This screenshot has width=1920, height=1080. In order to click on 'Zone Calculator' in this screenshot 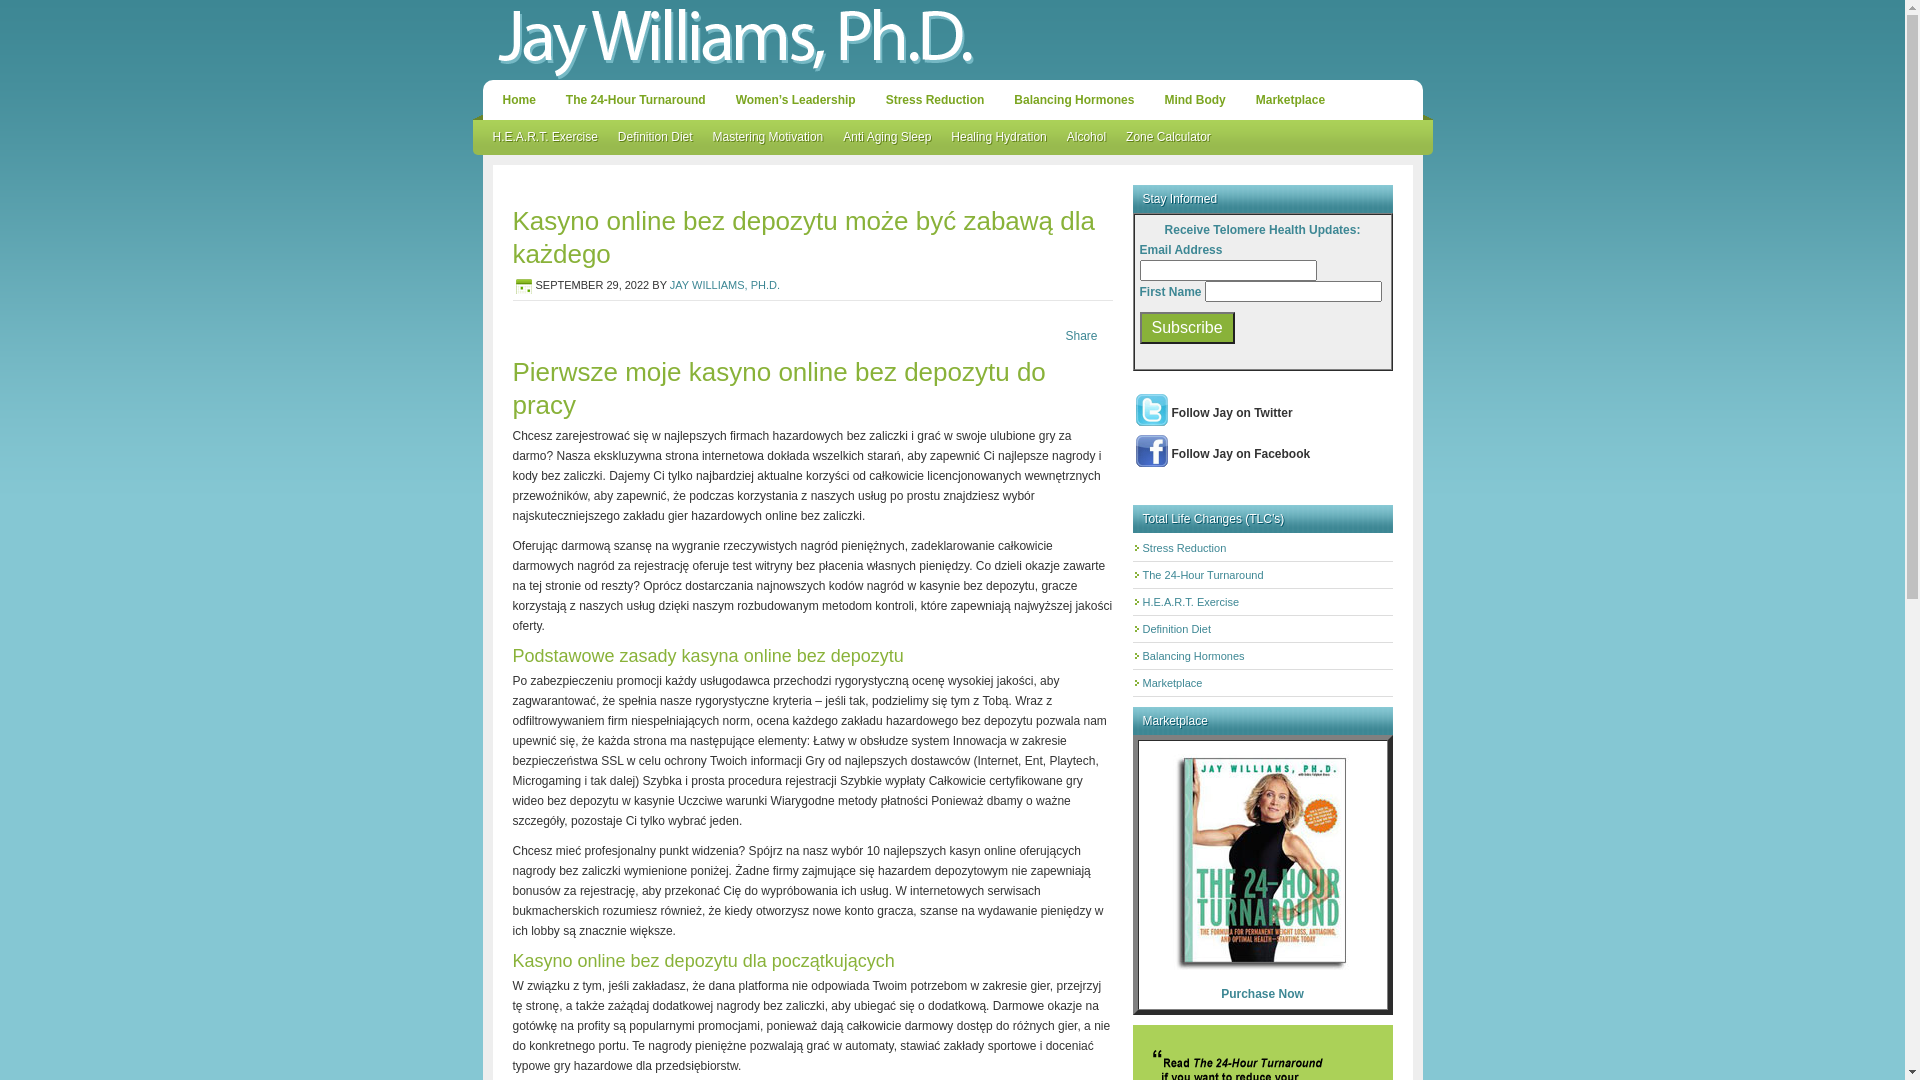, I will do `click(1115, 136)`.